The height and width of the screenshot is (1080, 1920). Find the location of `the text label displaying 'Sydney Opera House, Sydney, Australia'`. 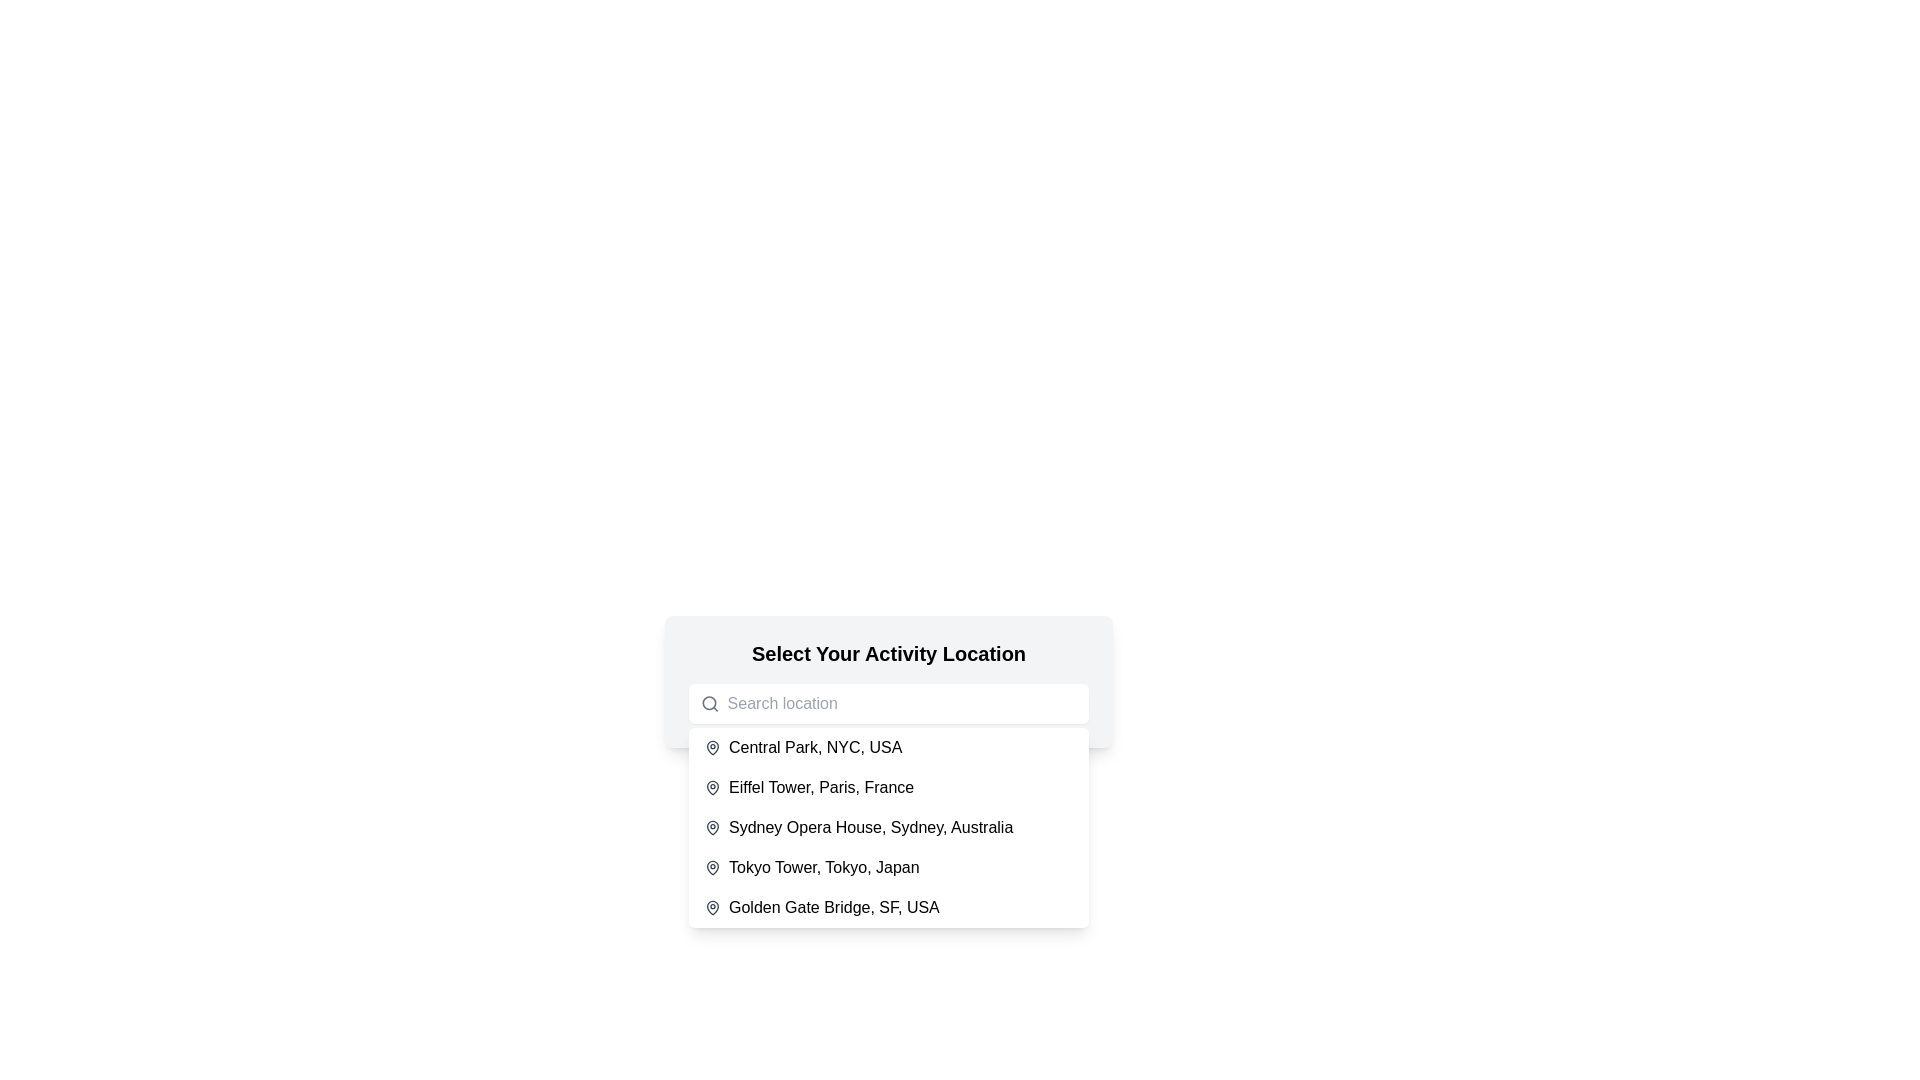

the text label displaying 'Sydney Opera House, Sydney, Australia' is located at coordinates (871, 828).